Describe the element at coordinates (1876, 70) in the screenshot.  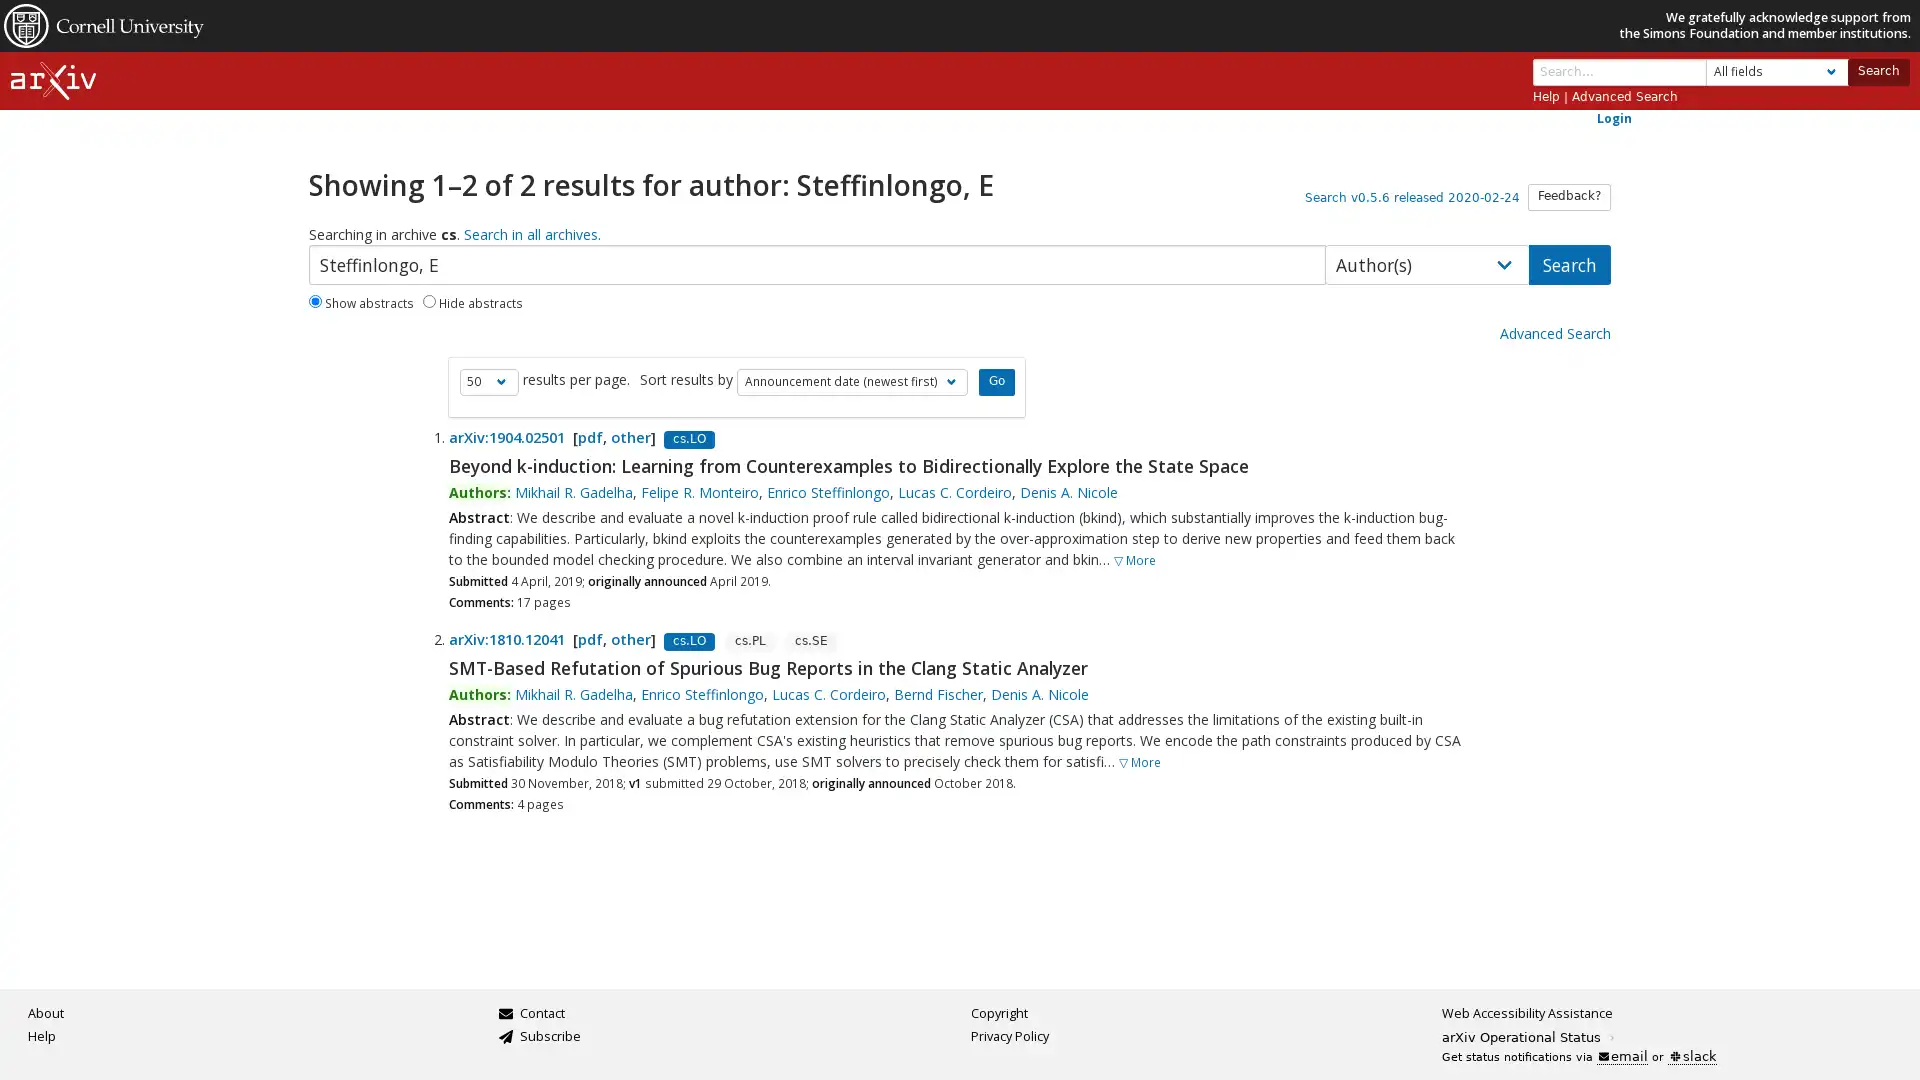
I see `Search` at that location.